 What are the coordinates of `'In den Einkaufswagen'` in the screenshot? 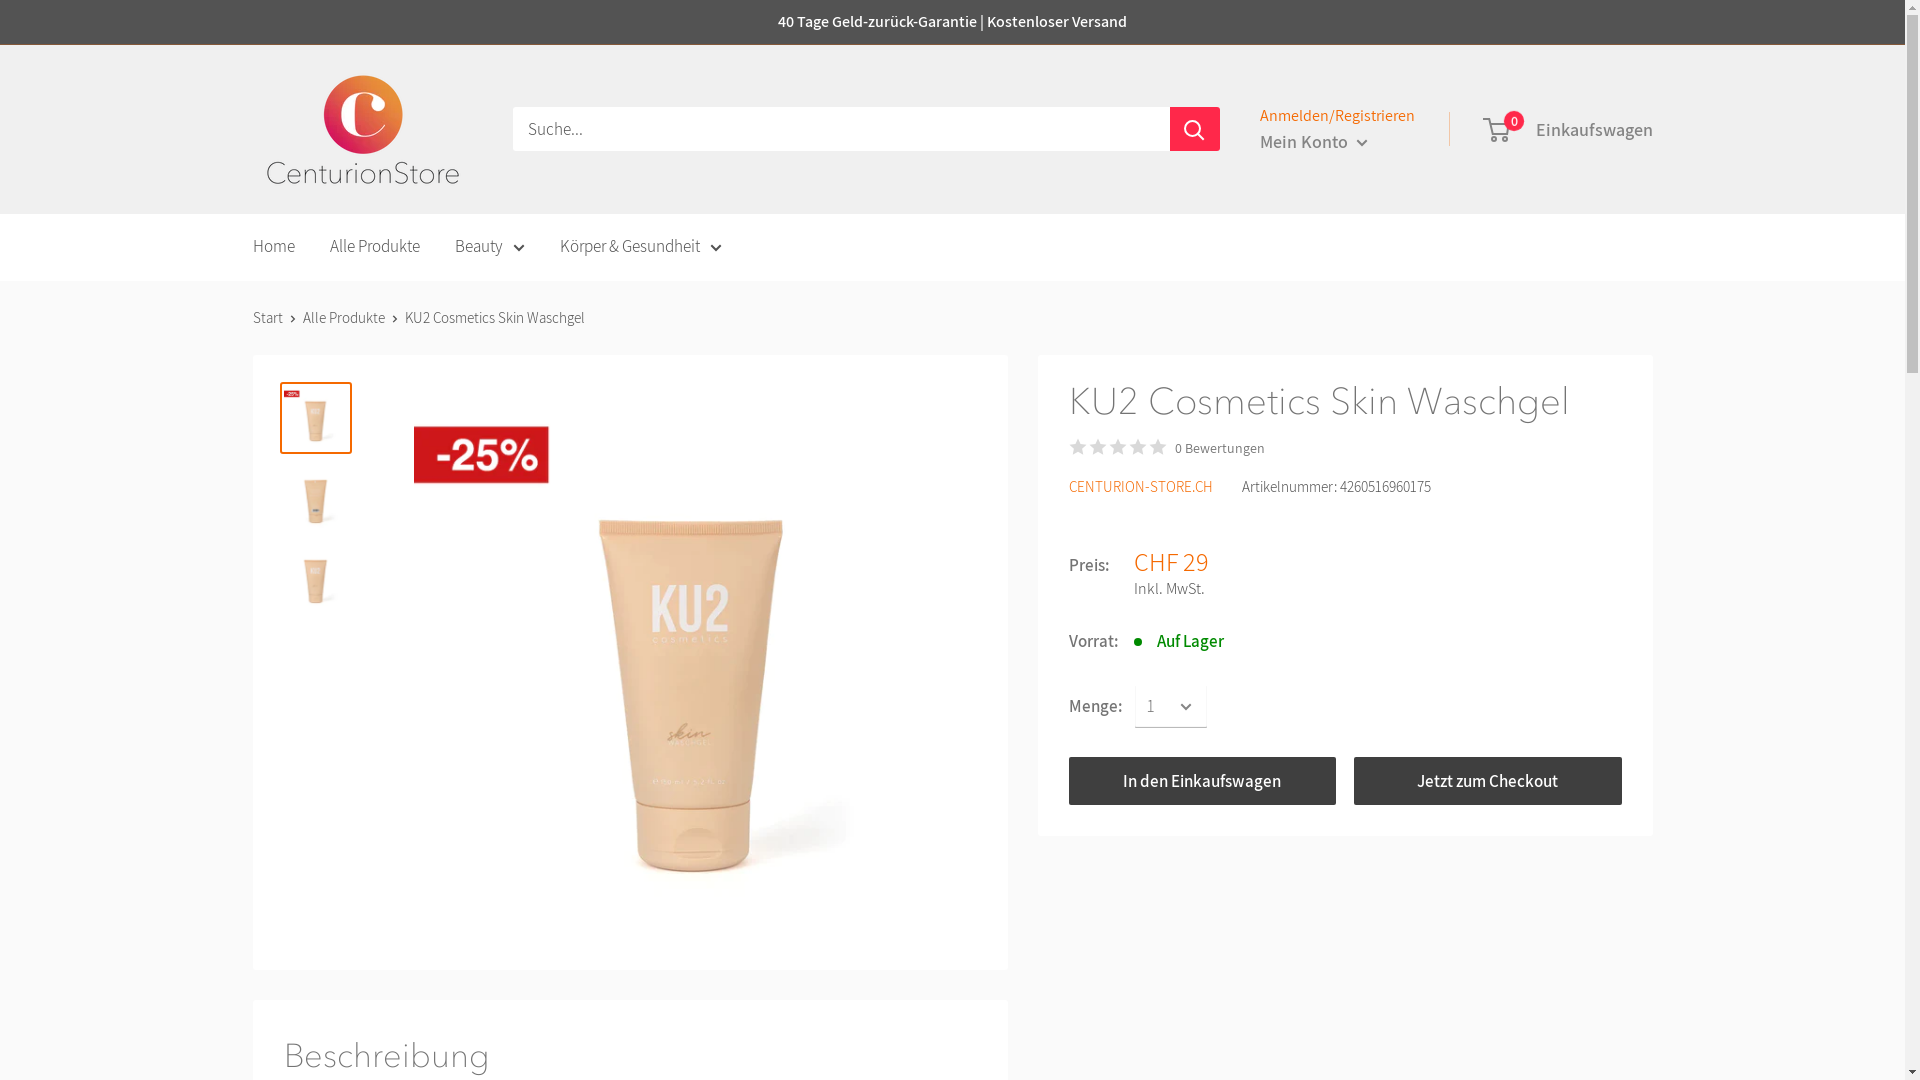 It's located at (1067, 779).